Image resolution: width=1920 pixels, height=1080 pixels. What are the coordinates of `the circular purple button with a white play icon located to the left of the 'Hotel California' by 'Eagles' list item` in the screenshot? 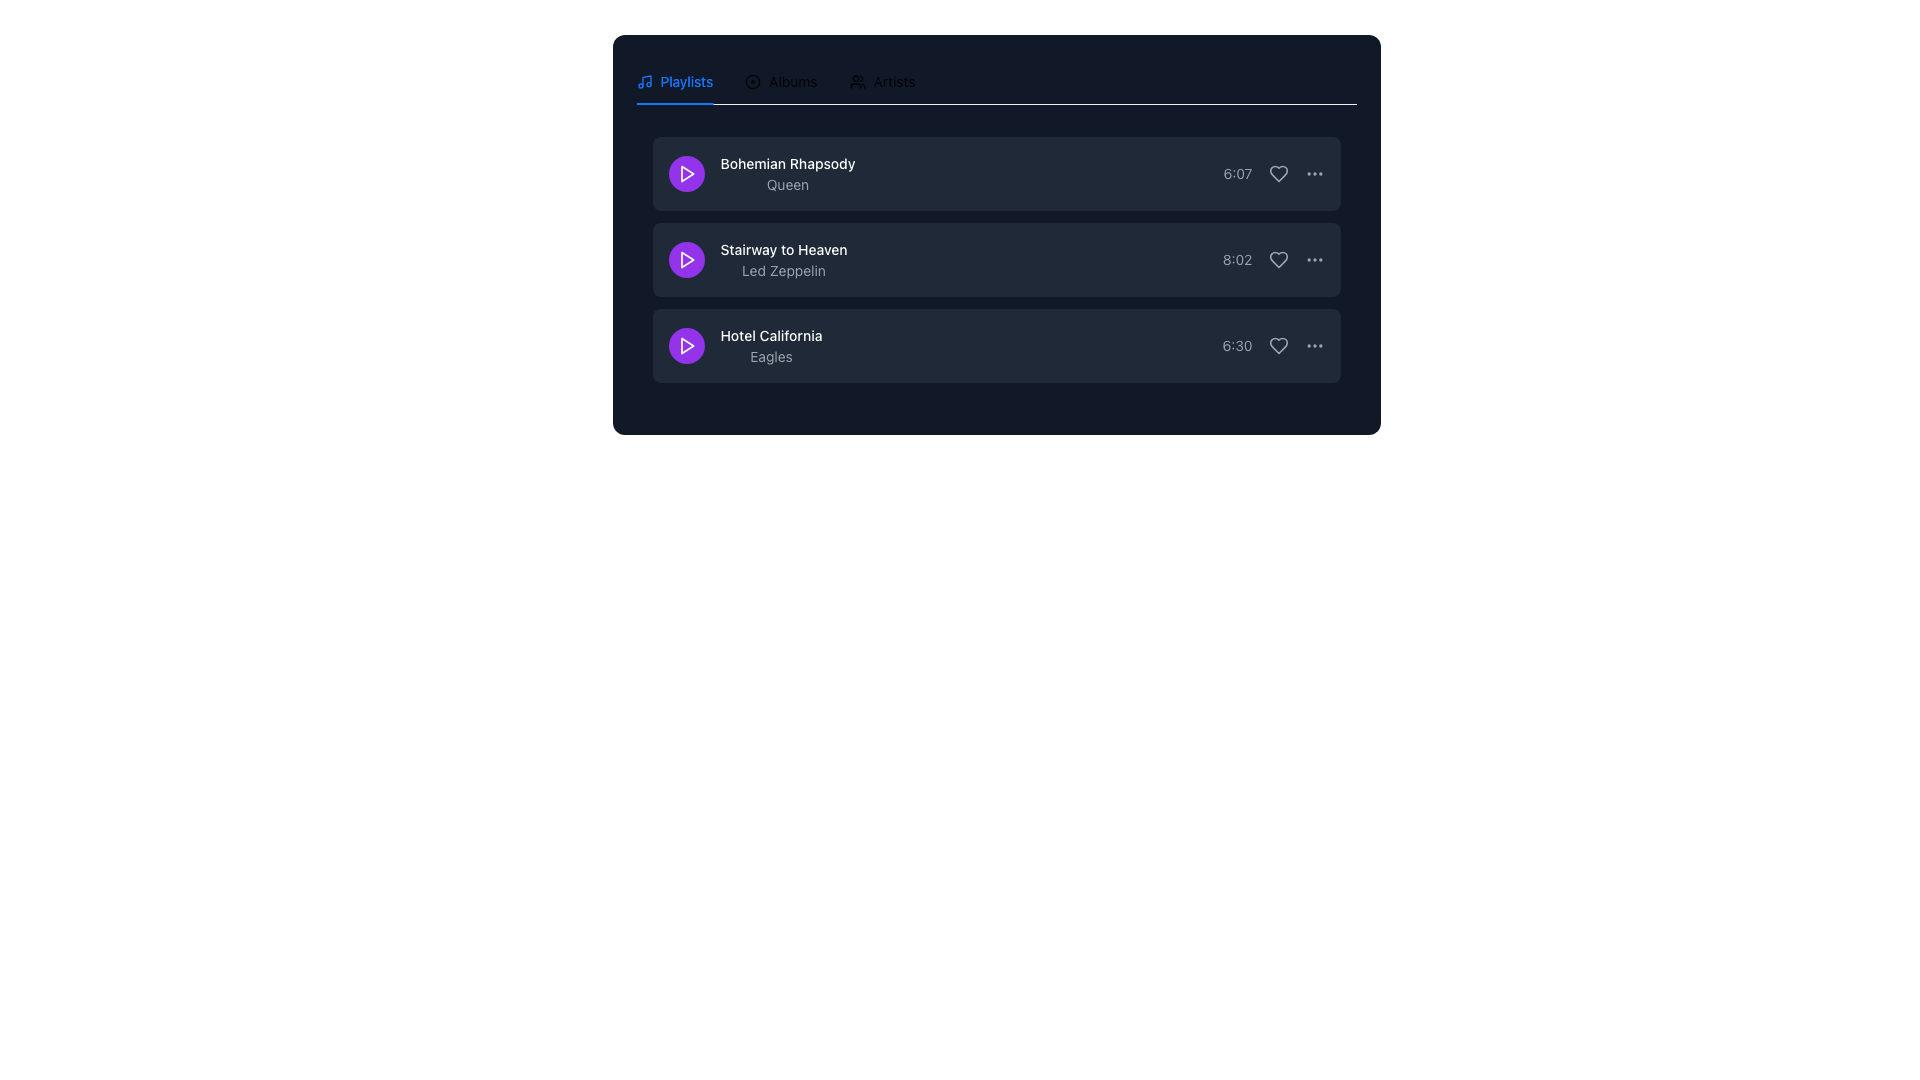 It's located at (686, 345).